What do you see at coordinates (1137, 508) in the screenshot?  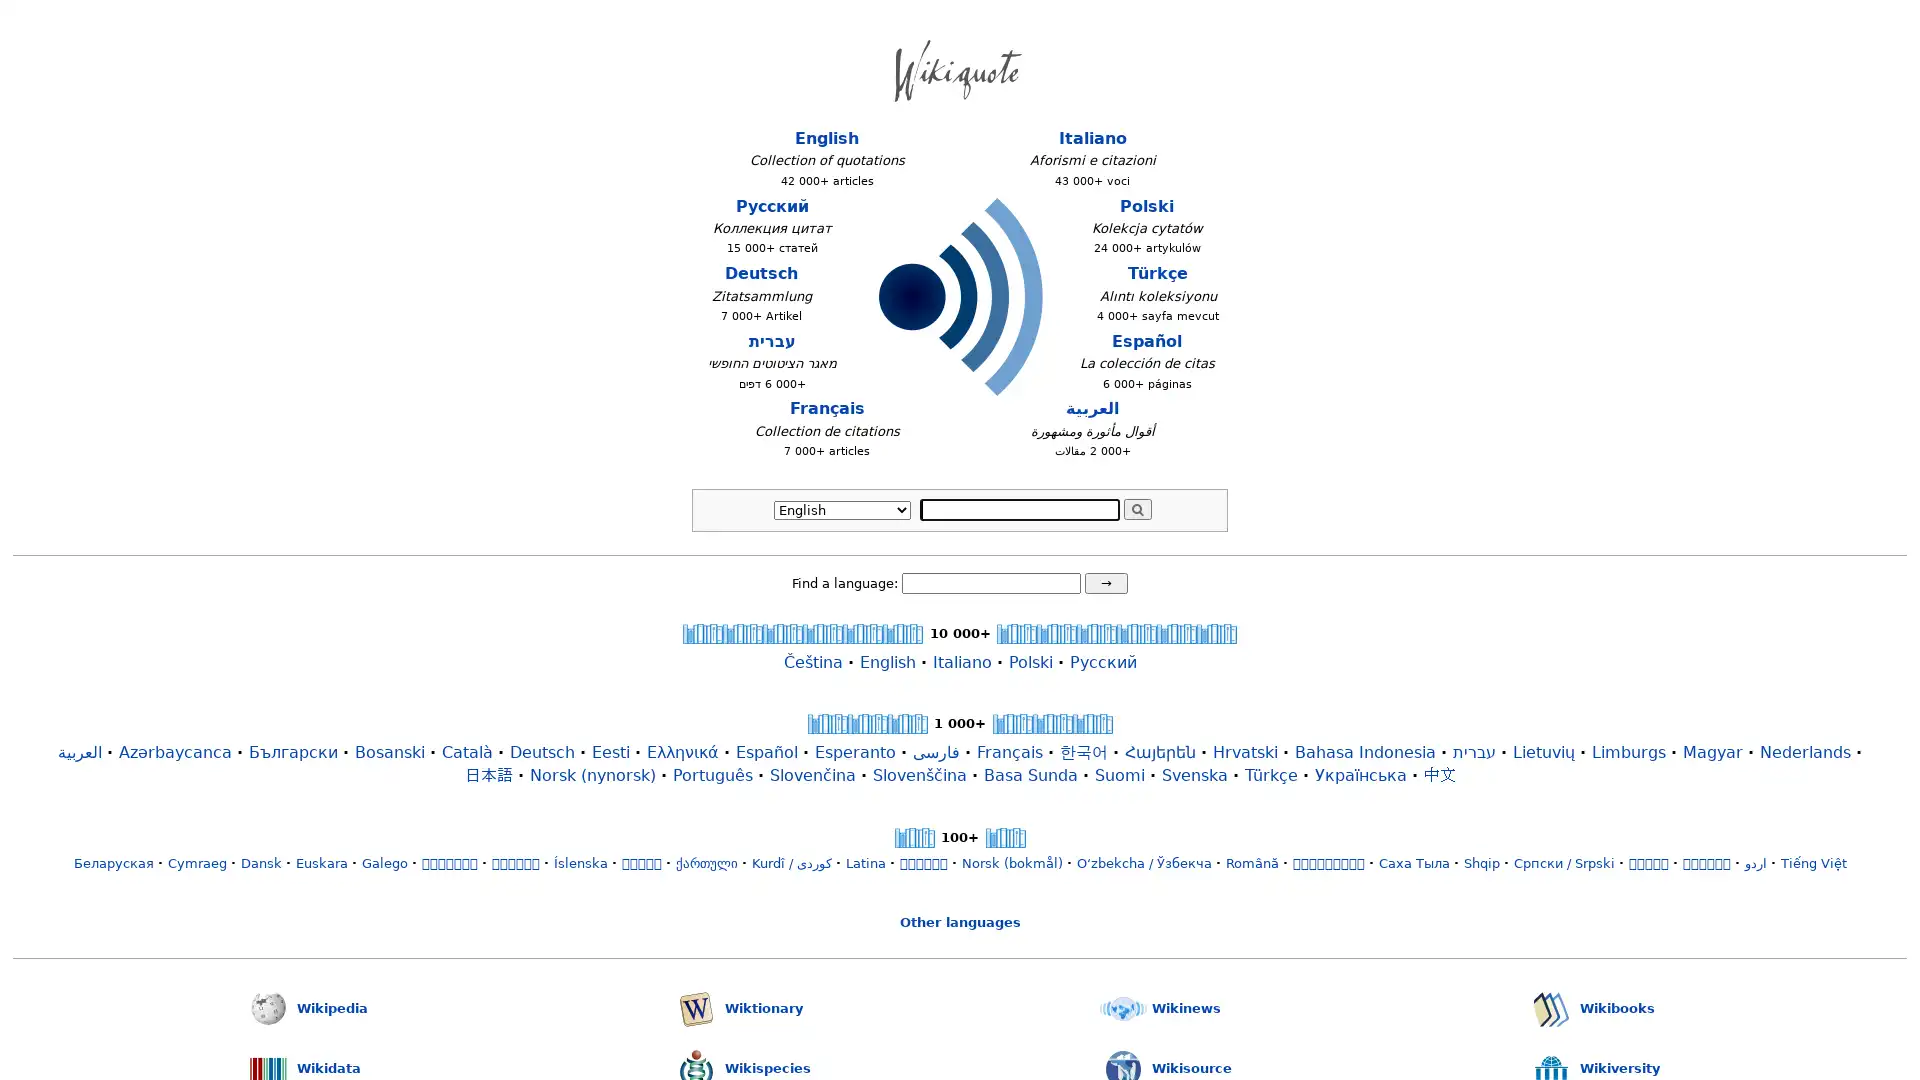 I see `Search` at bounding box center [1137, 508].